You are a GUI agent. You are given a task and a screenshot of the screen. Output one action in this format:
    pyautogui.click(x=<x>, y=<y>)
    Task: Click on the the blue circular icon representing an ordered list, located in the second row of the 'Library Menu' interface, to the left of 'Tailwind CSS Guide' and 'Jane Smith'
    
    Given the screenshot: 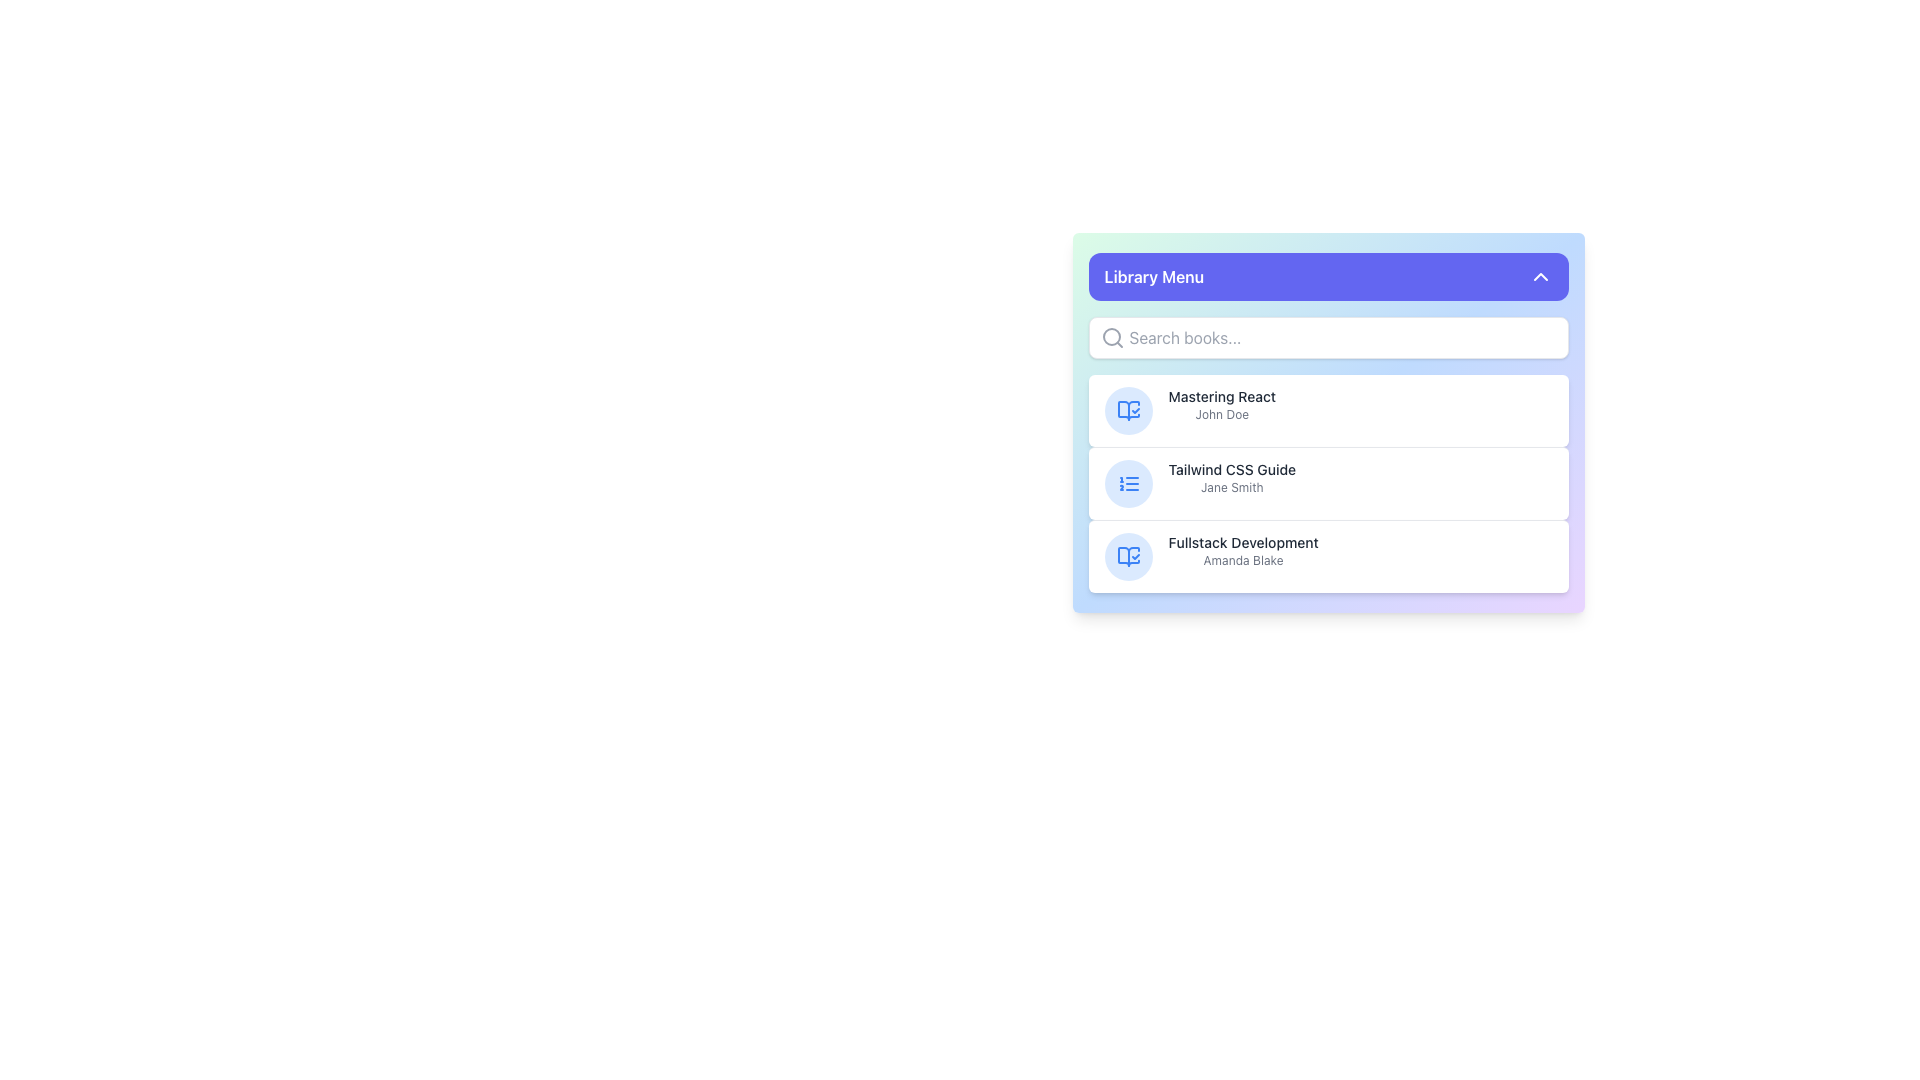 What is the action you would take?
    pyautogui.click(x=1128, y=483)
    